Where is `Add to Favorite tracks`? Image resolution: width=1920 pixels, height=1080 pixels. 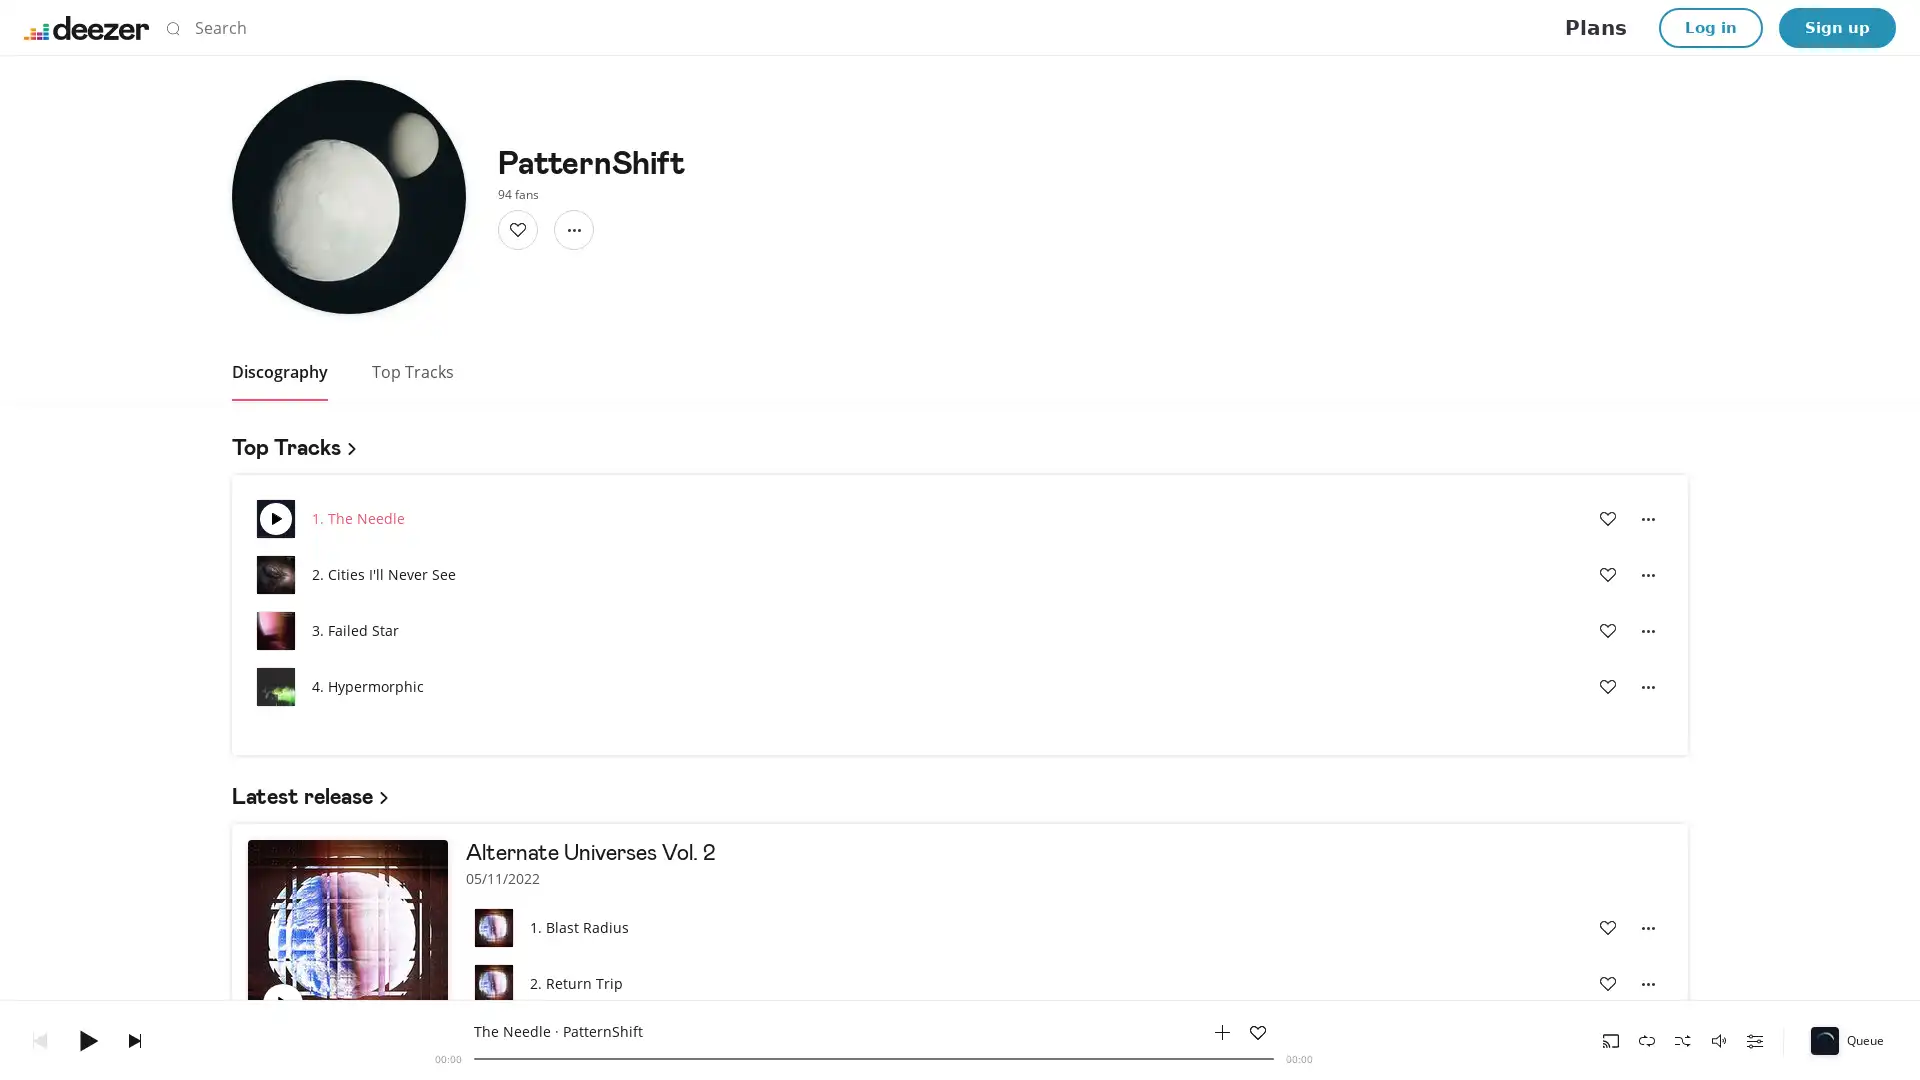 Add to Favorite tracks is located at coordinates (1608, 1039).